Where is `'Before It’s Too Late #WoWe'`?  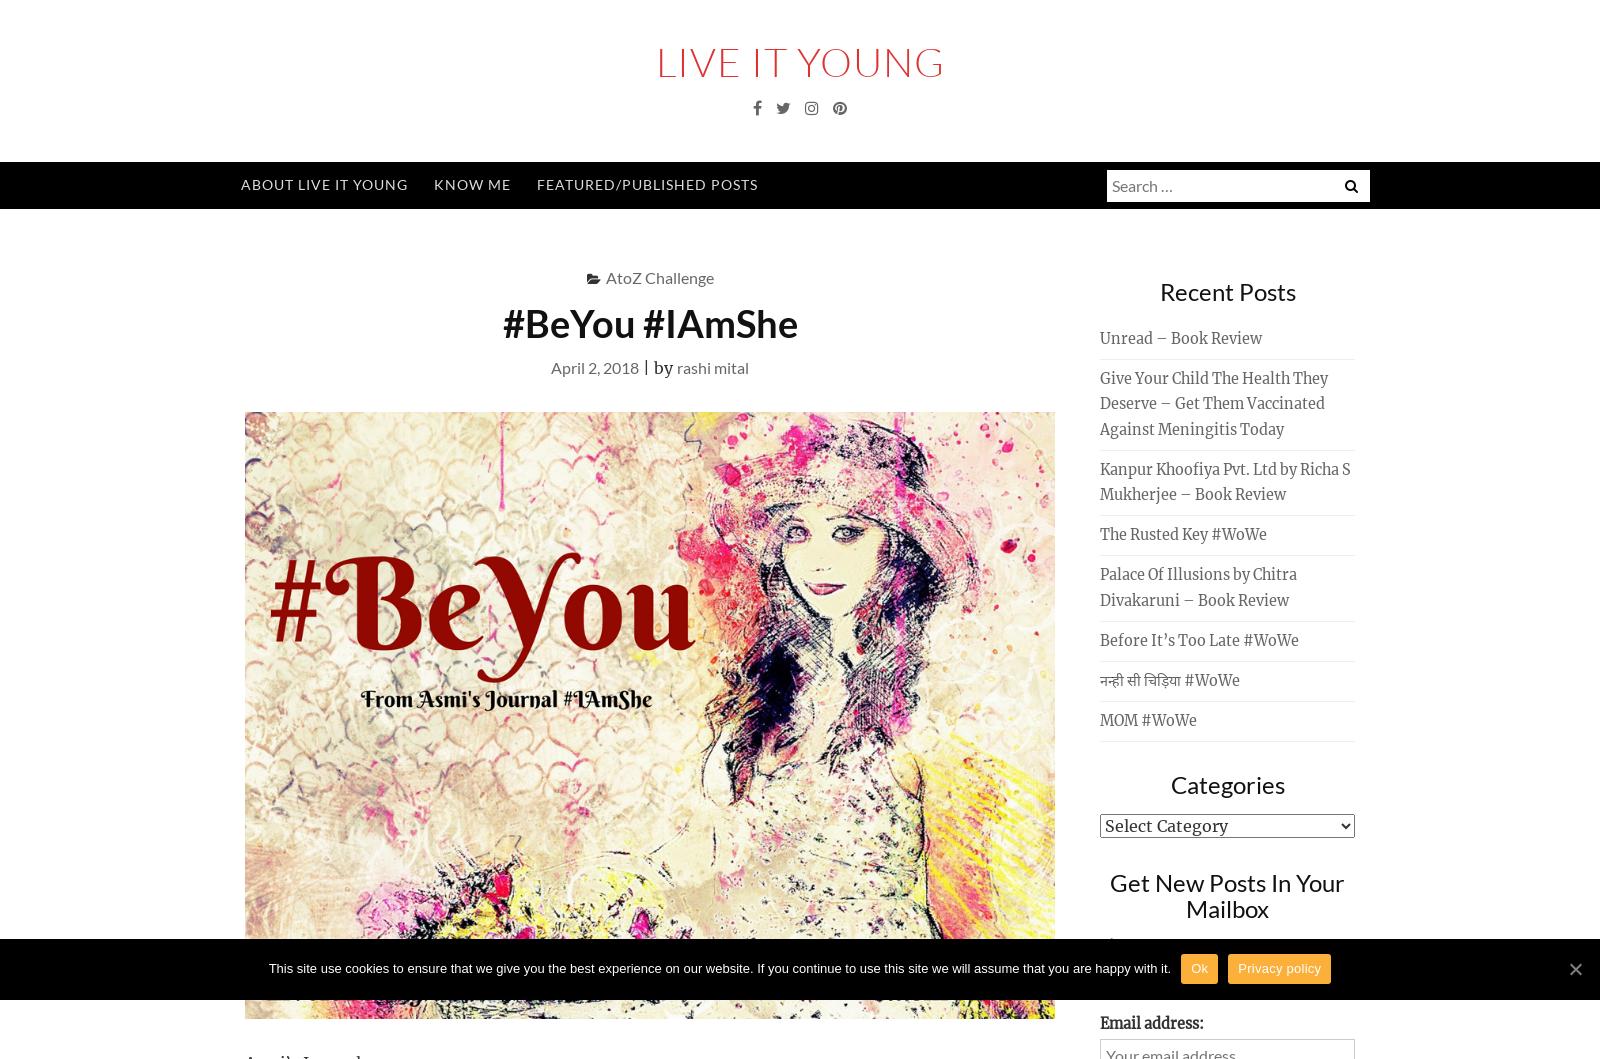
'Before It’s Too Late #WoWe' is located at coordinates (1199, 639).